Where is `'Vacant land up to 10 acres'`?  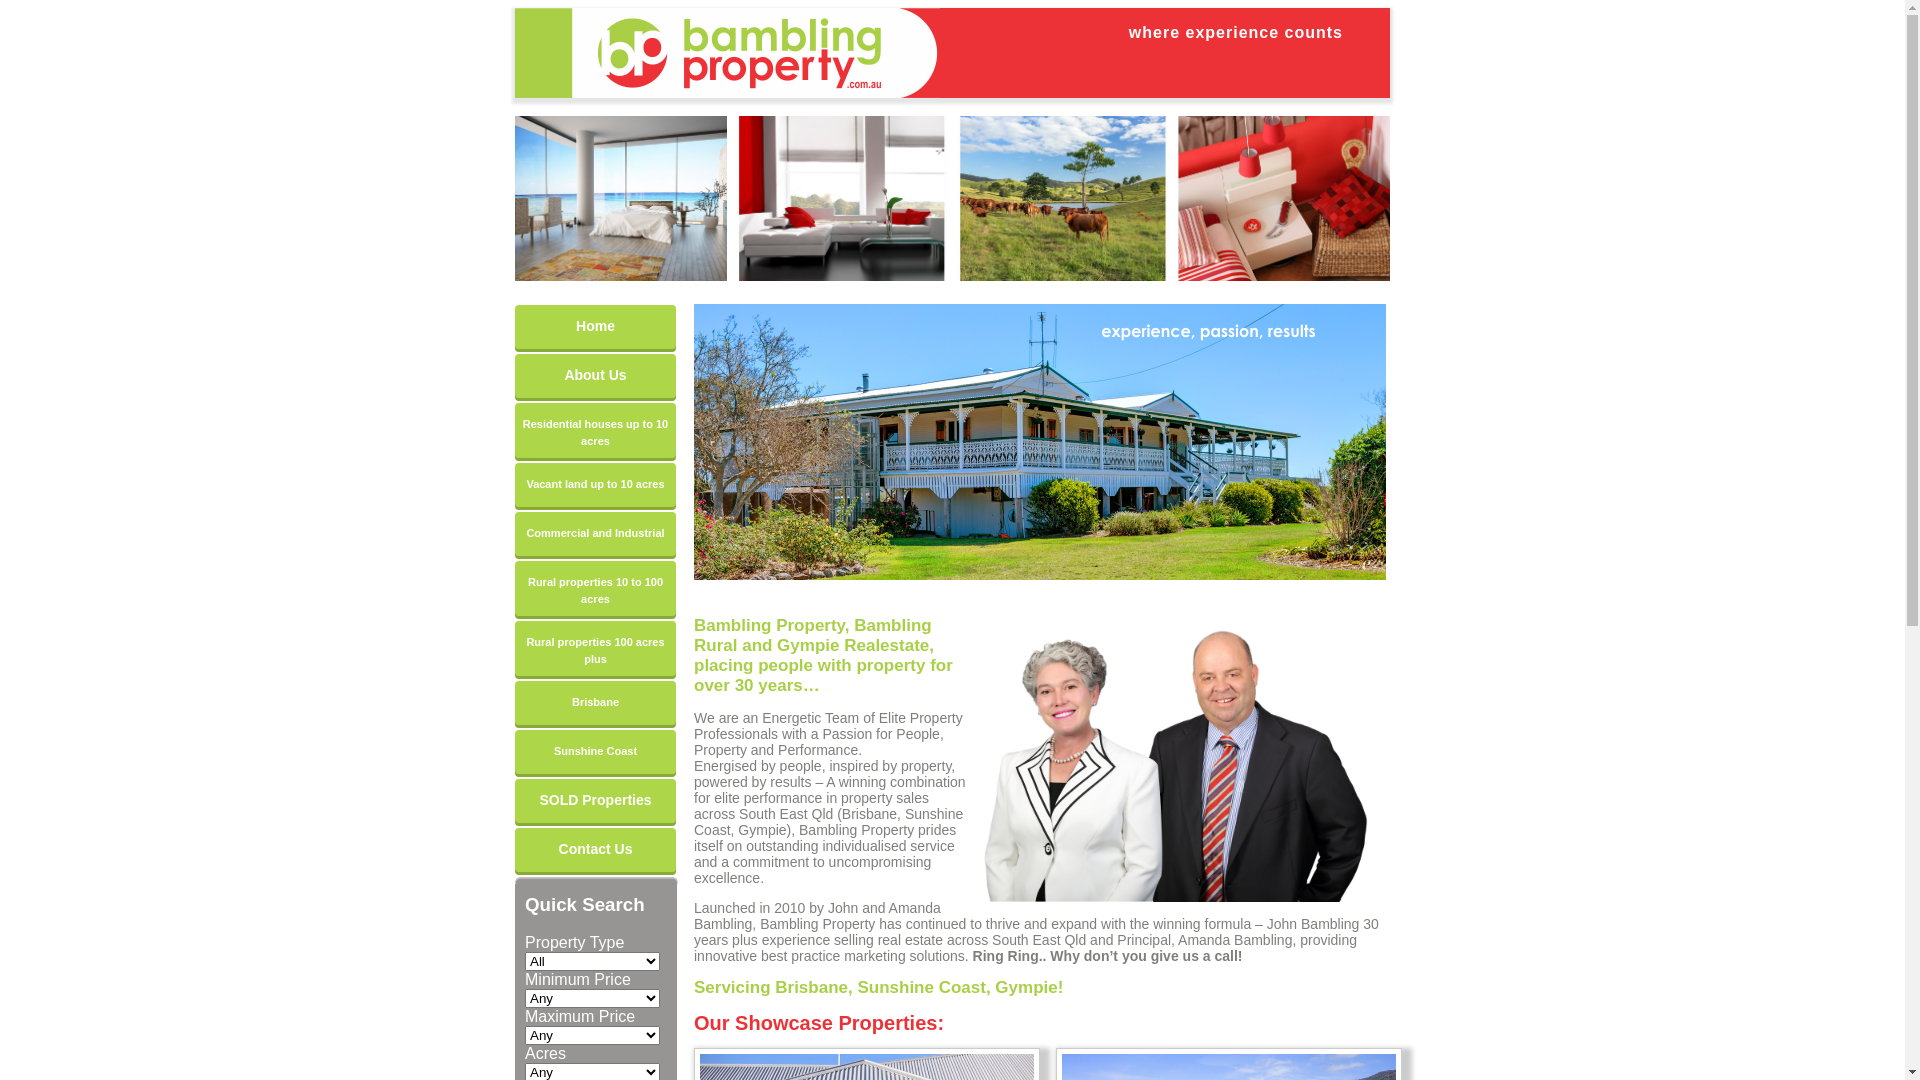 'Vacant land up to 10 acres' is located at coordinates (514, 485).